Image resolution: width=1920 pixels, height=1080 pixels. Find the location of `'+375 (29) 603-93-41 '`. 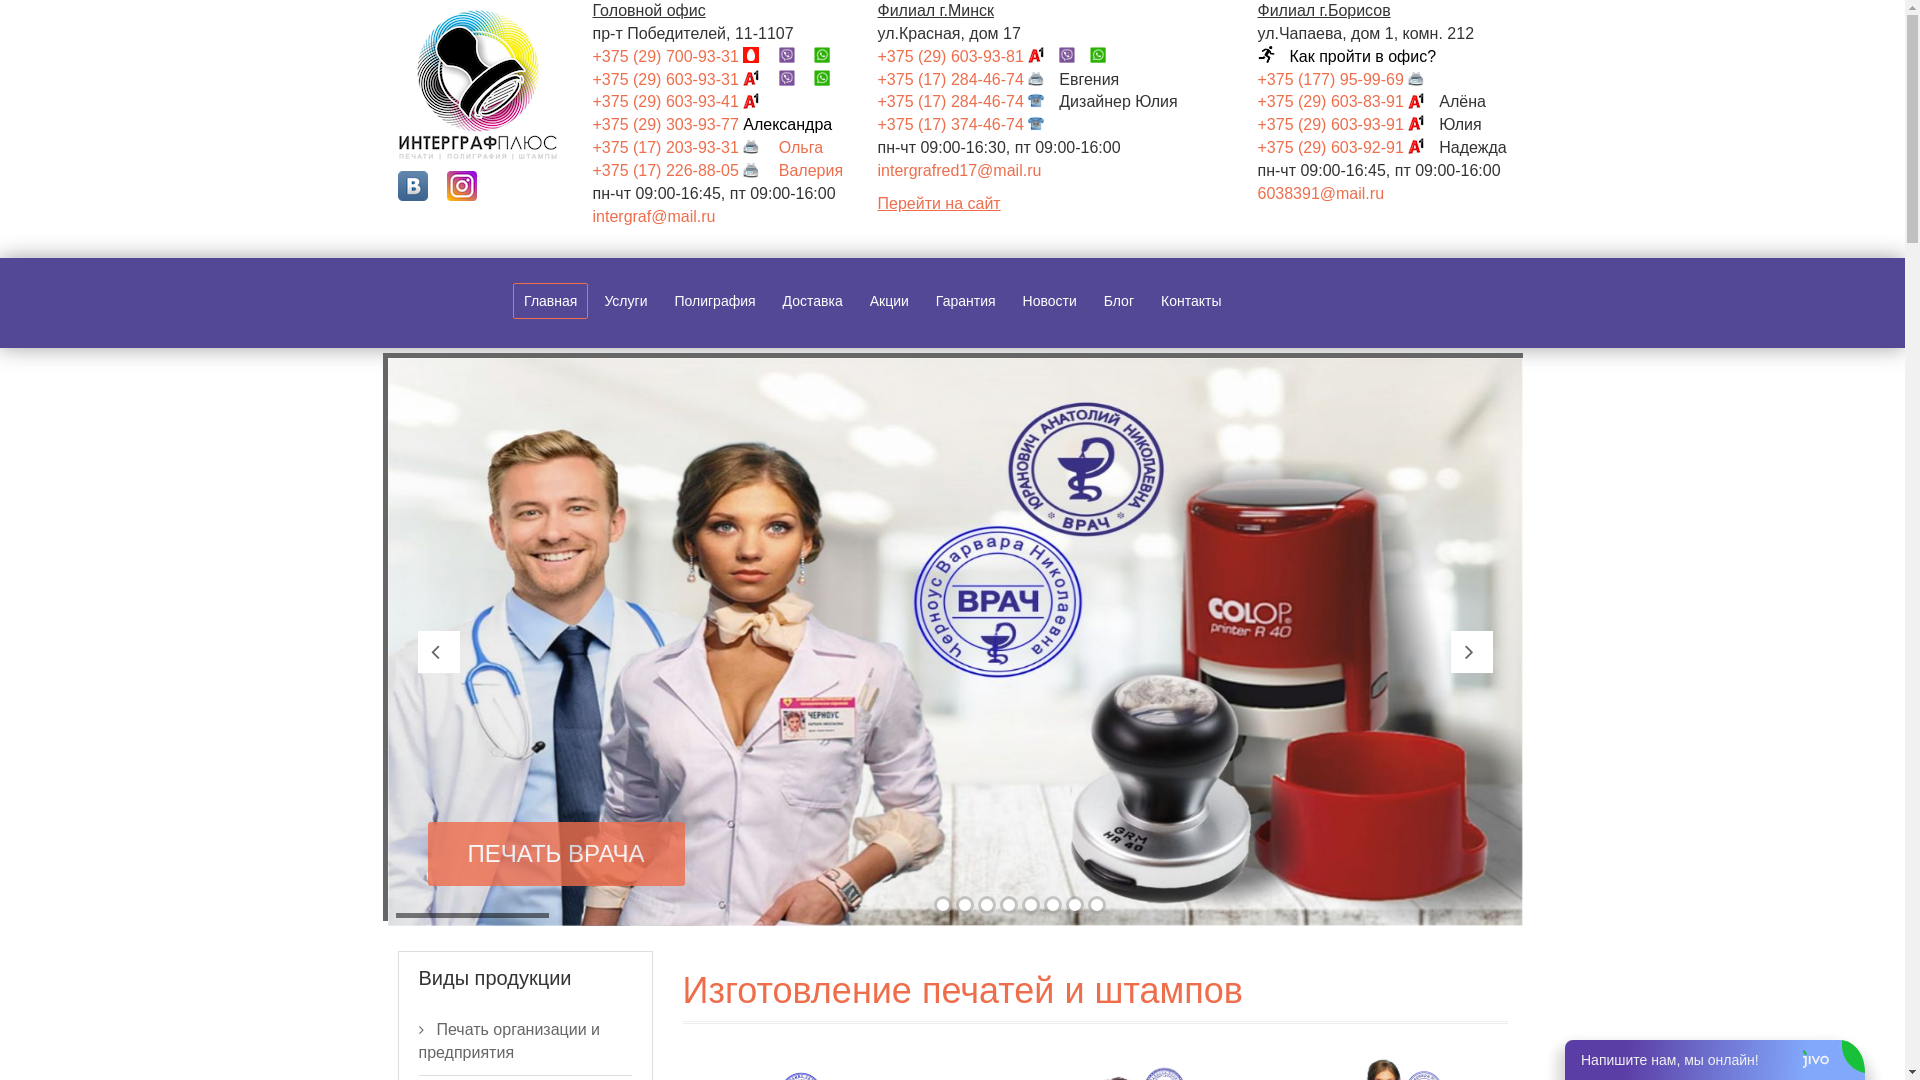

'+375 (29) 603-93-41 ' is located at coordinates (682, 101).